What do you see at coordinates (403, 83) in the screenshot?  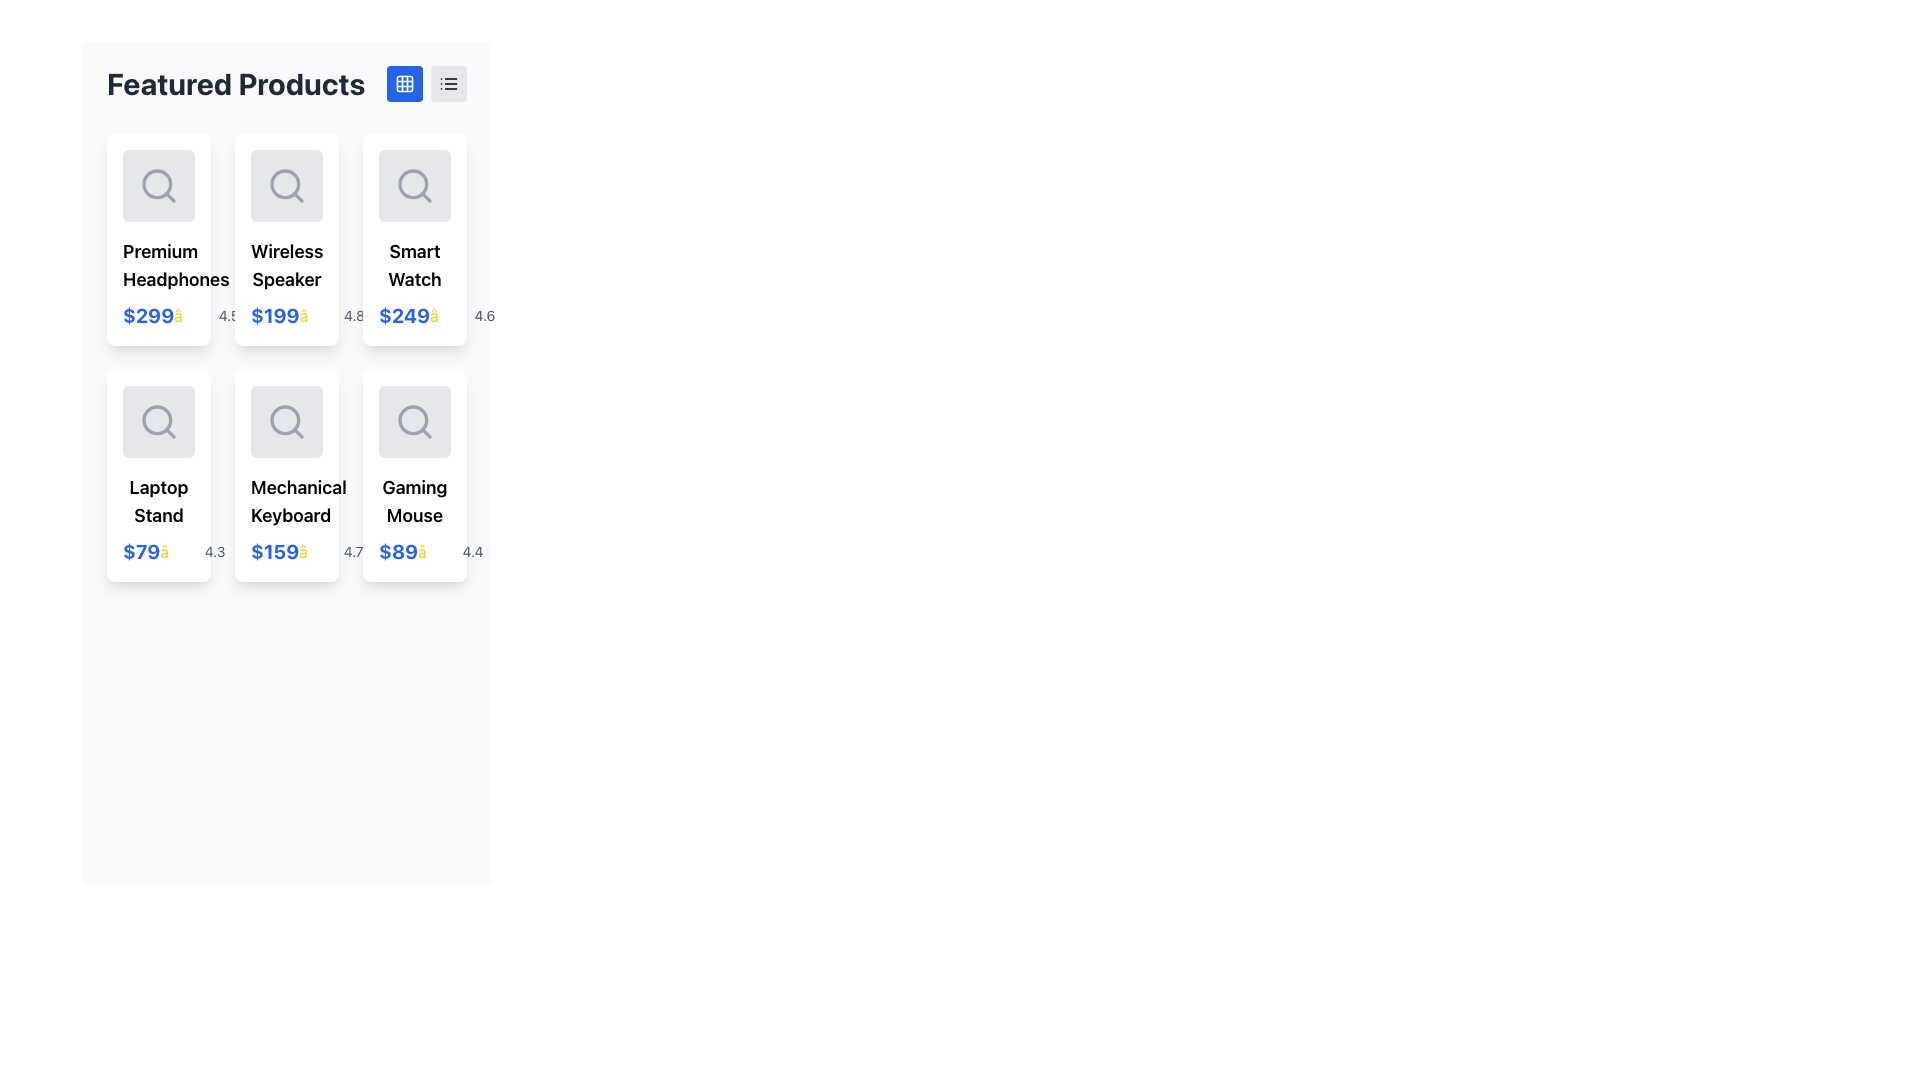 I see `the toggle button for the grid view under 'Featured Products'` at bounding box center [403, 83].